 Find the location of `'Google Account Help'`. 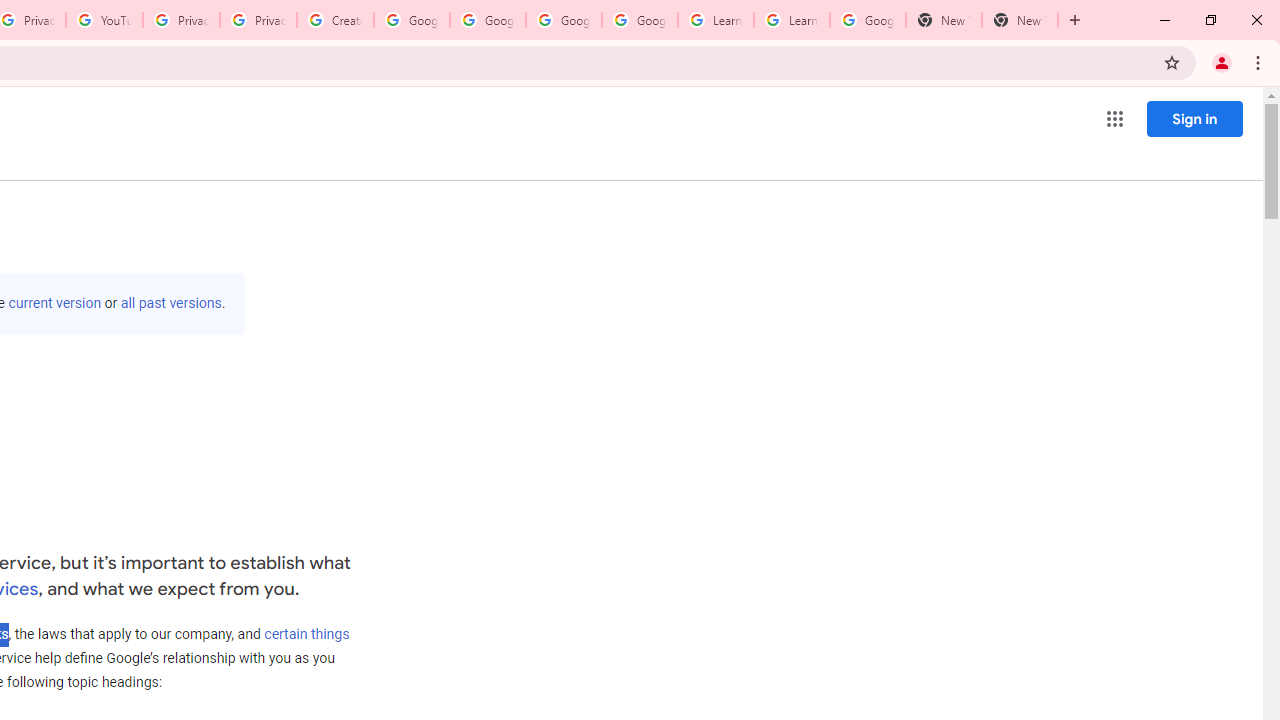

'Google Account Help' is located at coordinates (411, 20).